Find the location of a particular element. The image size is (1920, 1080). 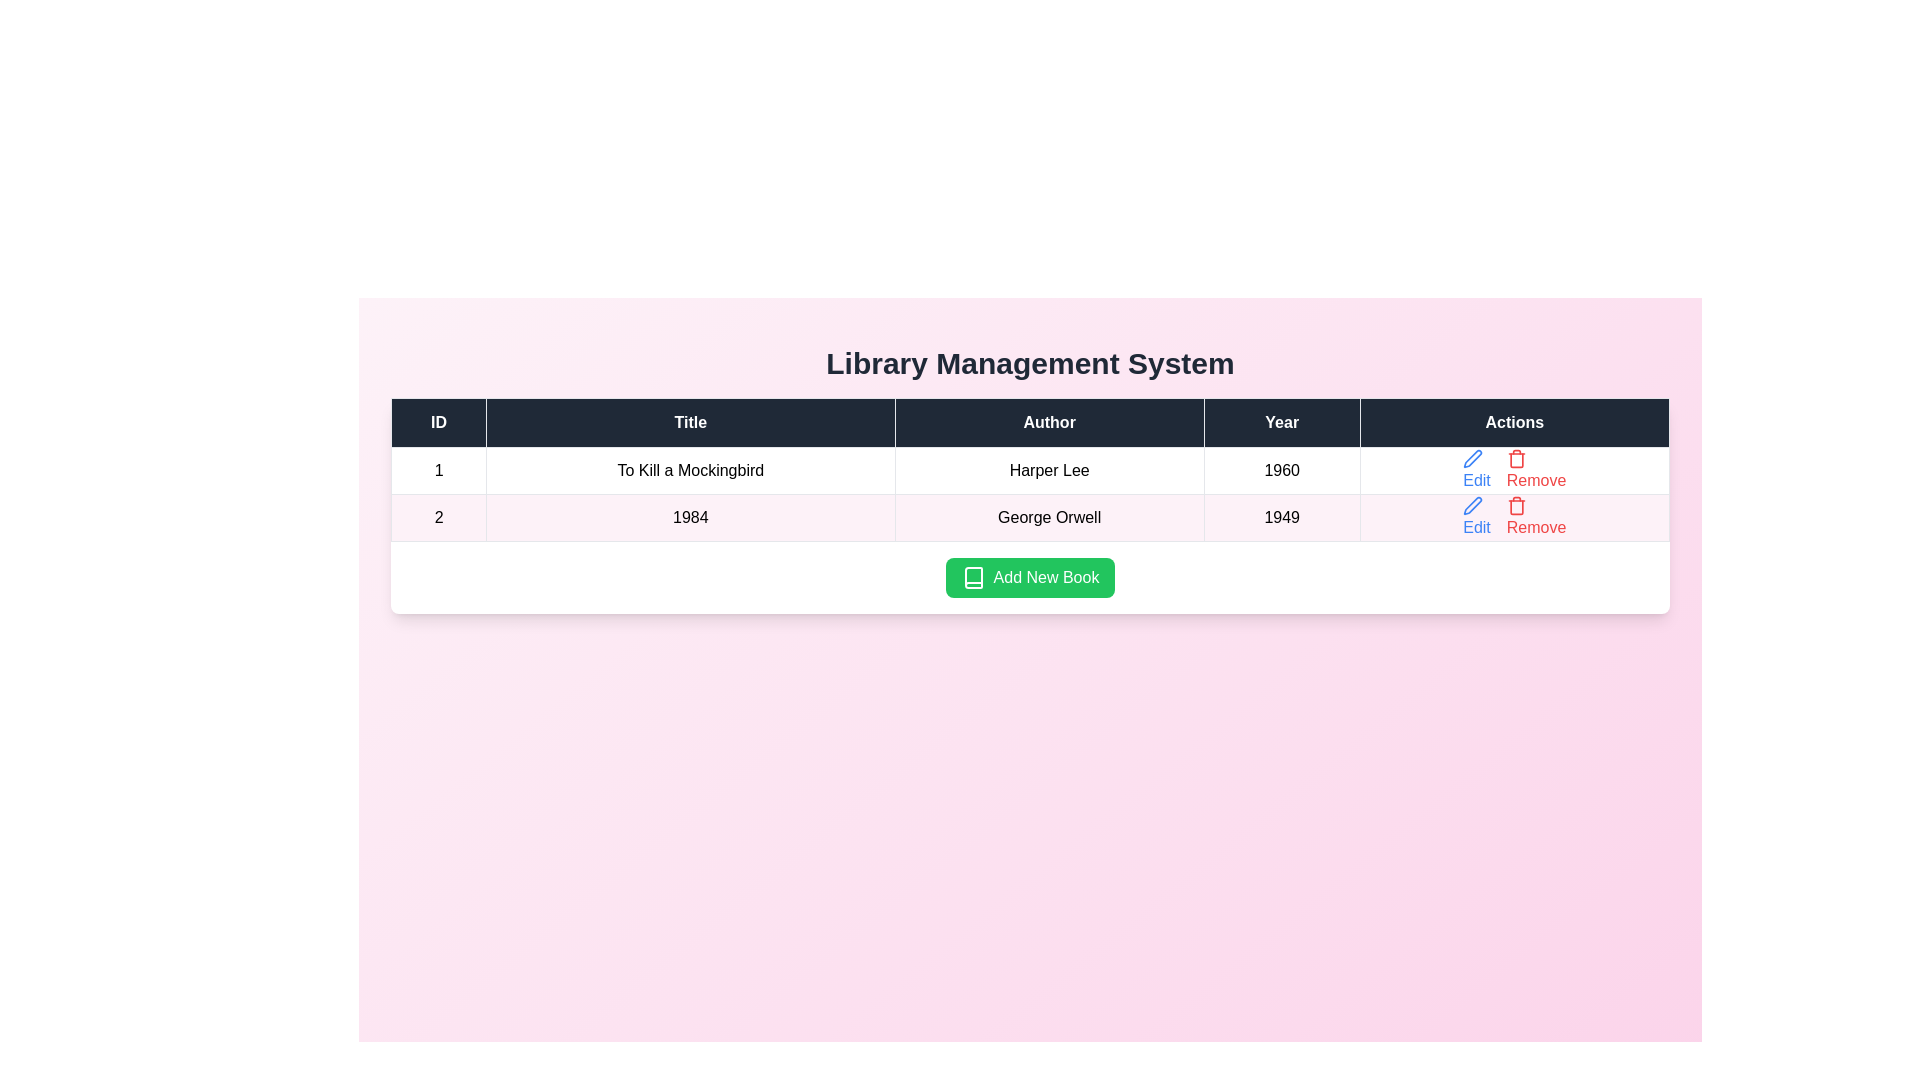

the button with a green background located beneath the table is located at coordinates (1030, 578).